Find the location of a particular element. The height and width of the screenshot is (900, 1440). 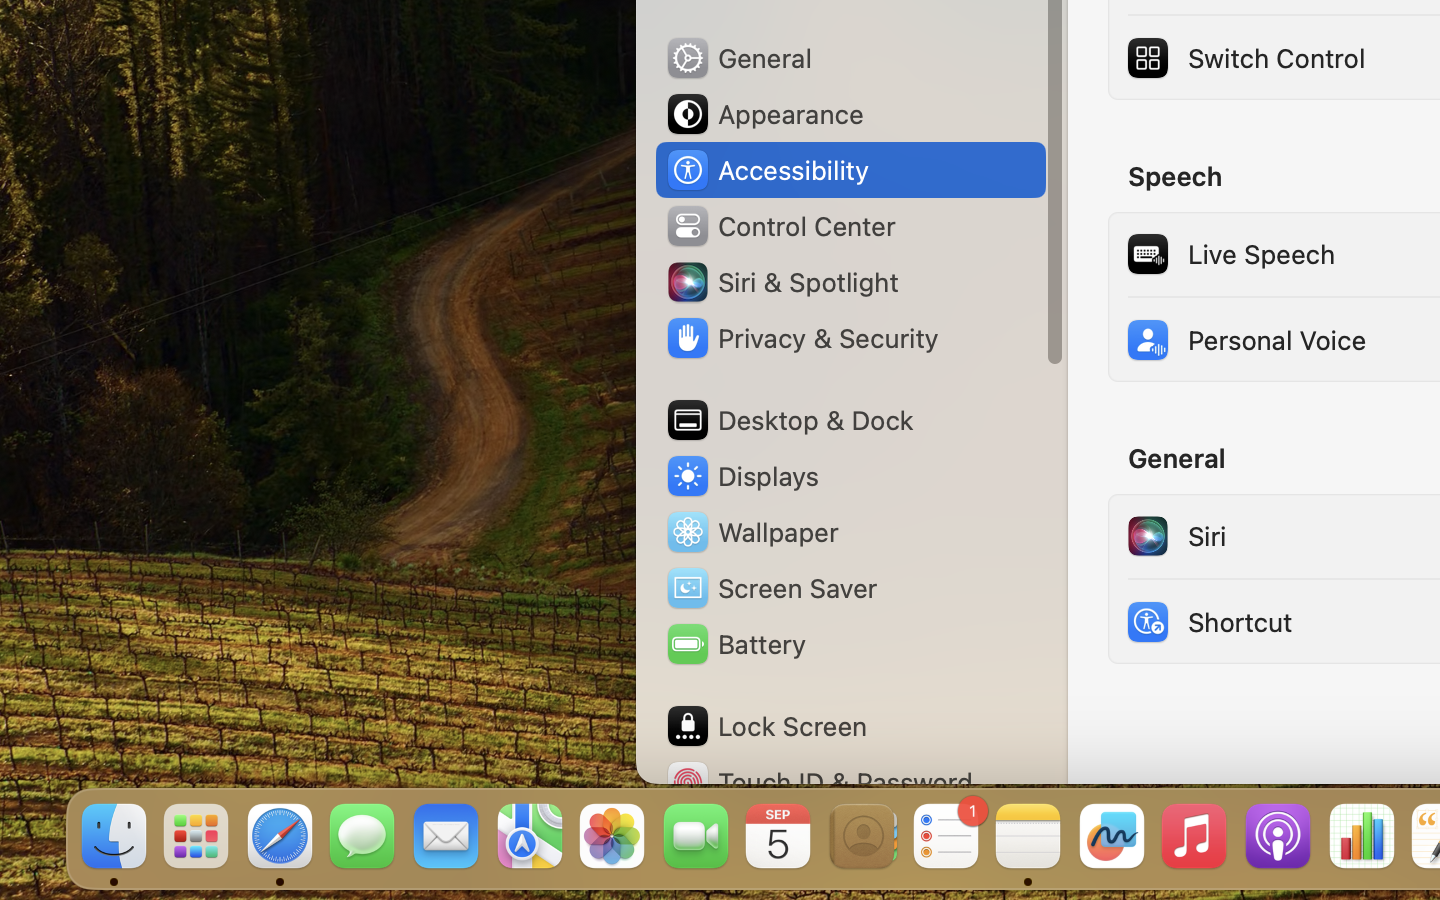

'Privacy & Security' is located at coordinates (801, 338).